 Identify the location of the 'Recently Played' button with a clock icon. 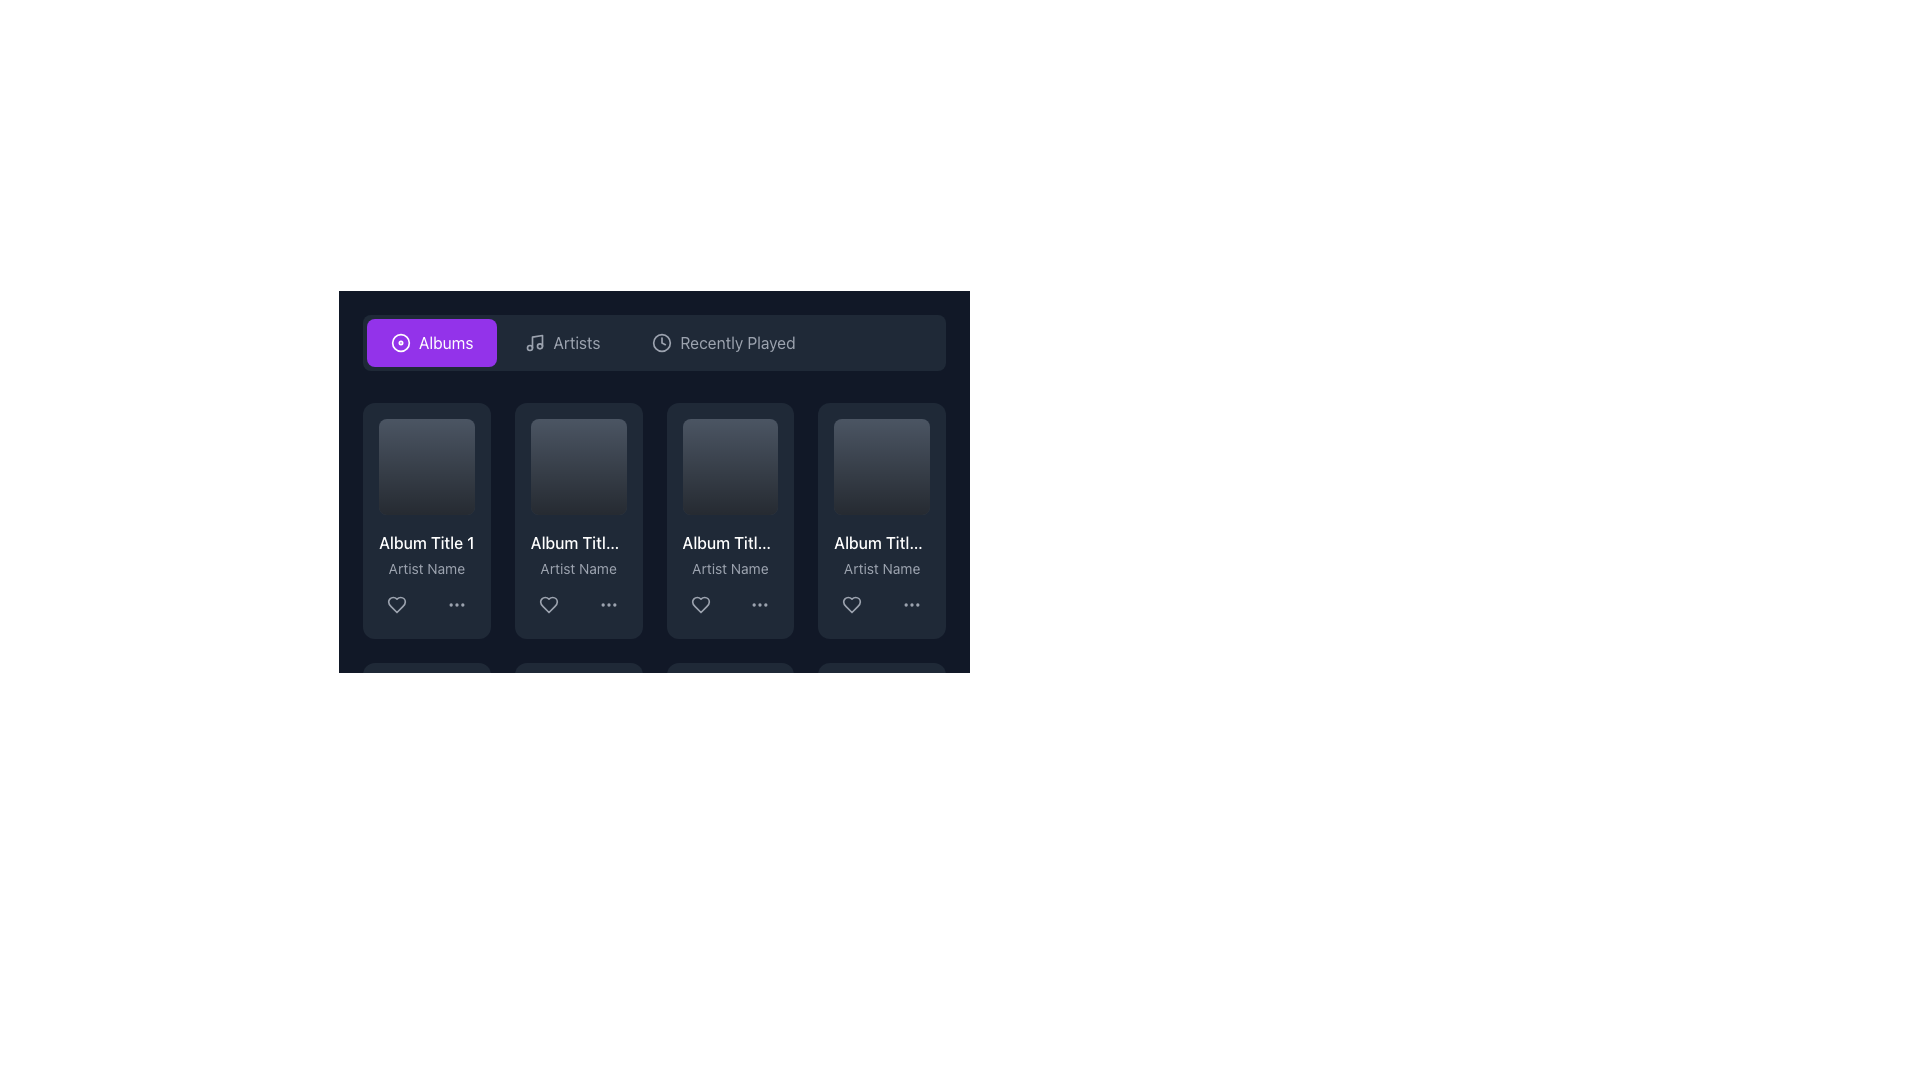
(723, 342).